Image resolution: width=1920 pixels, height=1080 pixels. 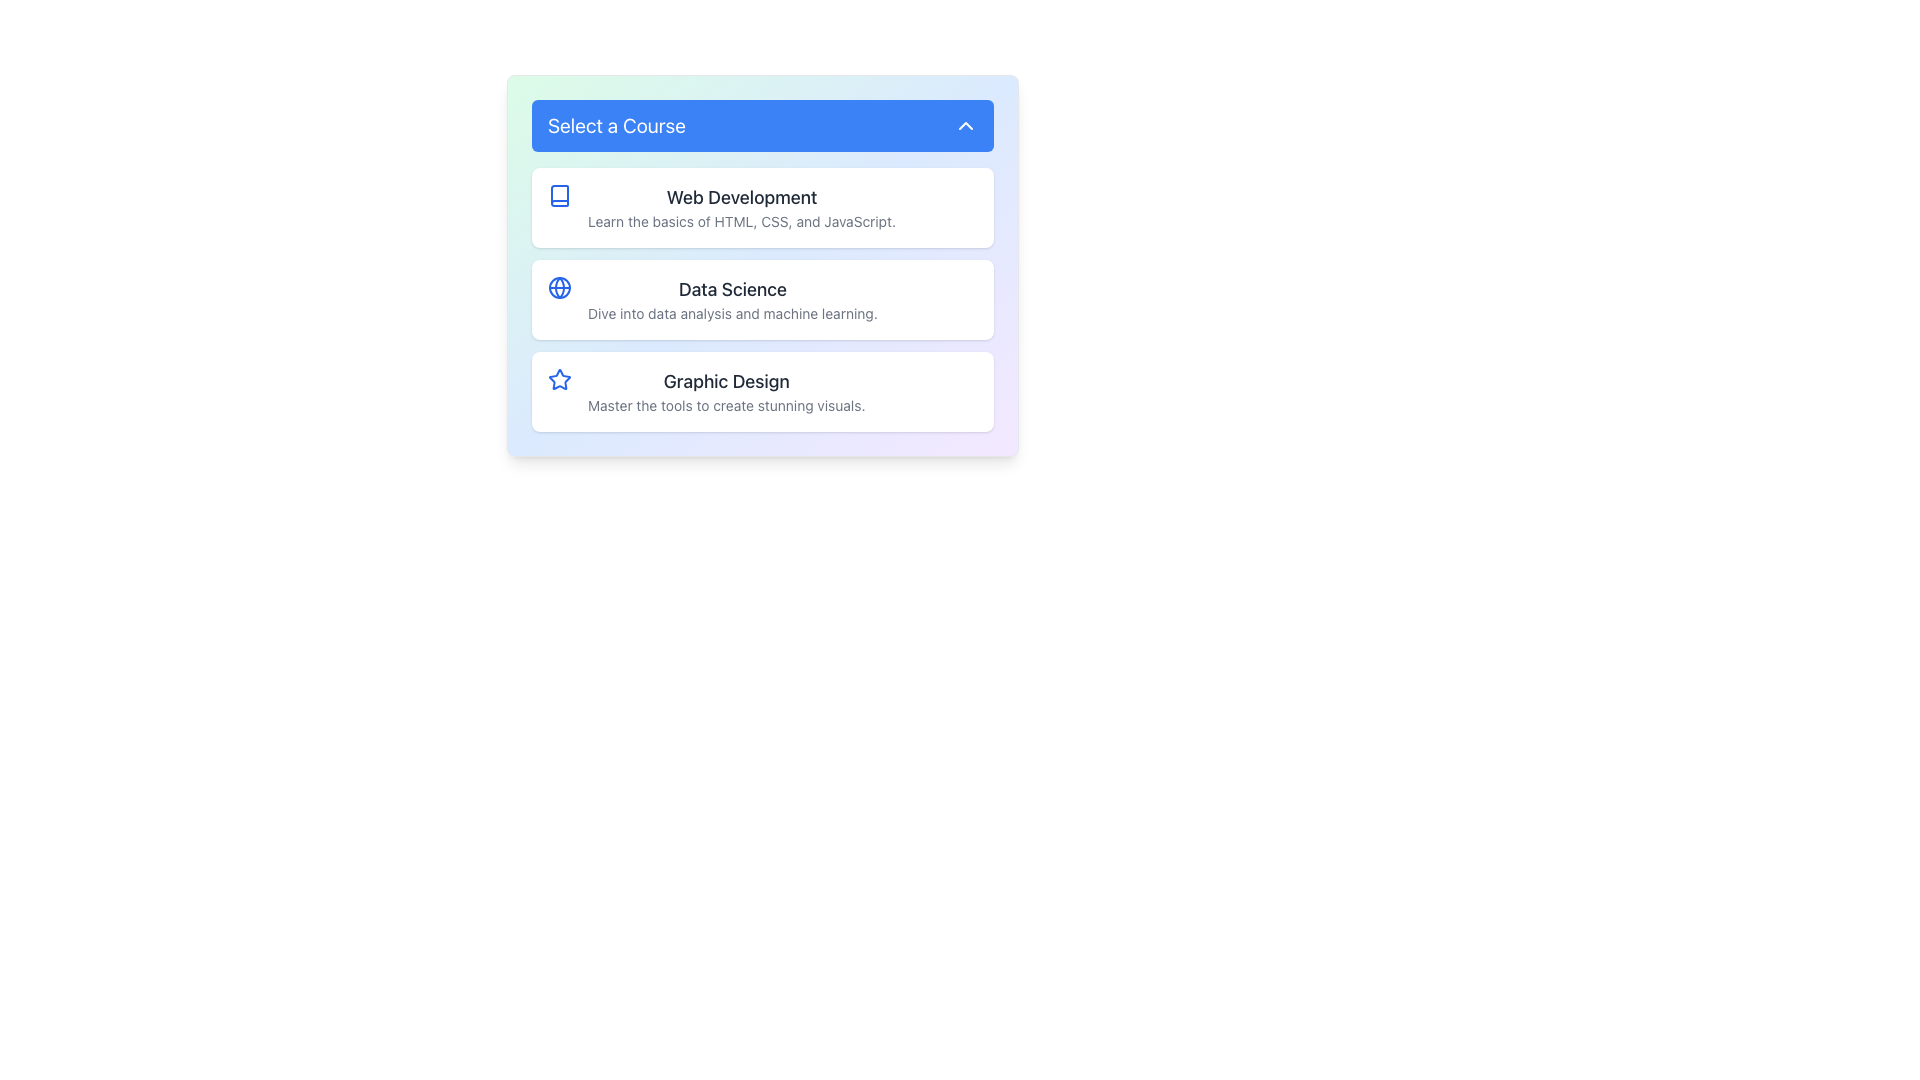 What do you see at coordinates (731, 289) in the screenshot?
I see `the 'Data Science' text label, which serves as the title for the course option within the second card of the 'Select a Course' section` at bounding box center [731, 289].